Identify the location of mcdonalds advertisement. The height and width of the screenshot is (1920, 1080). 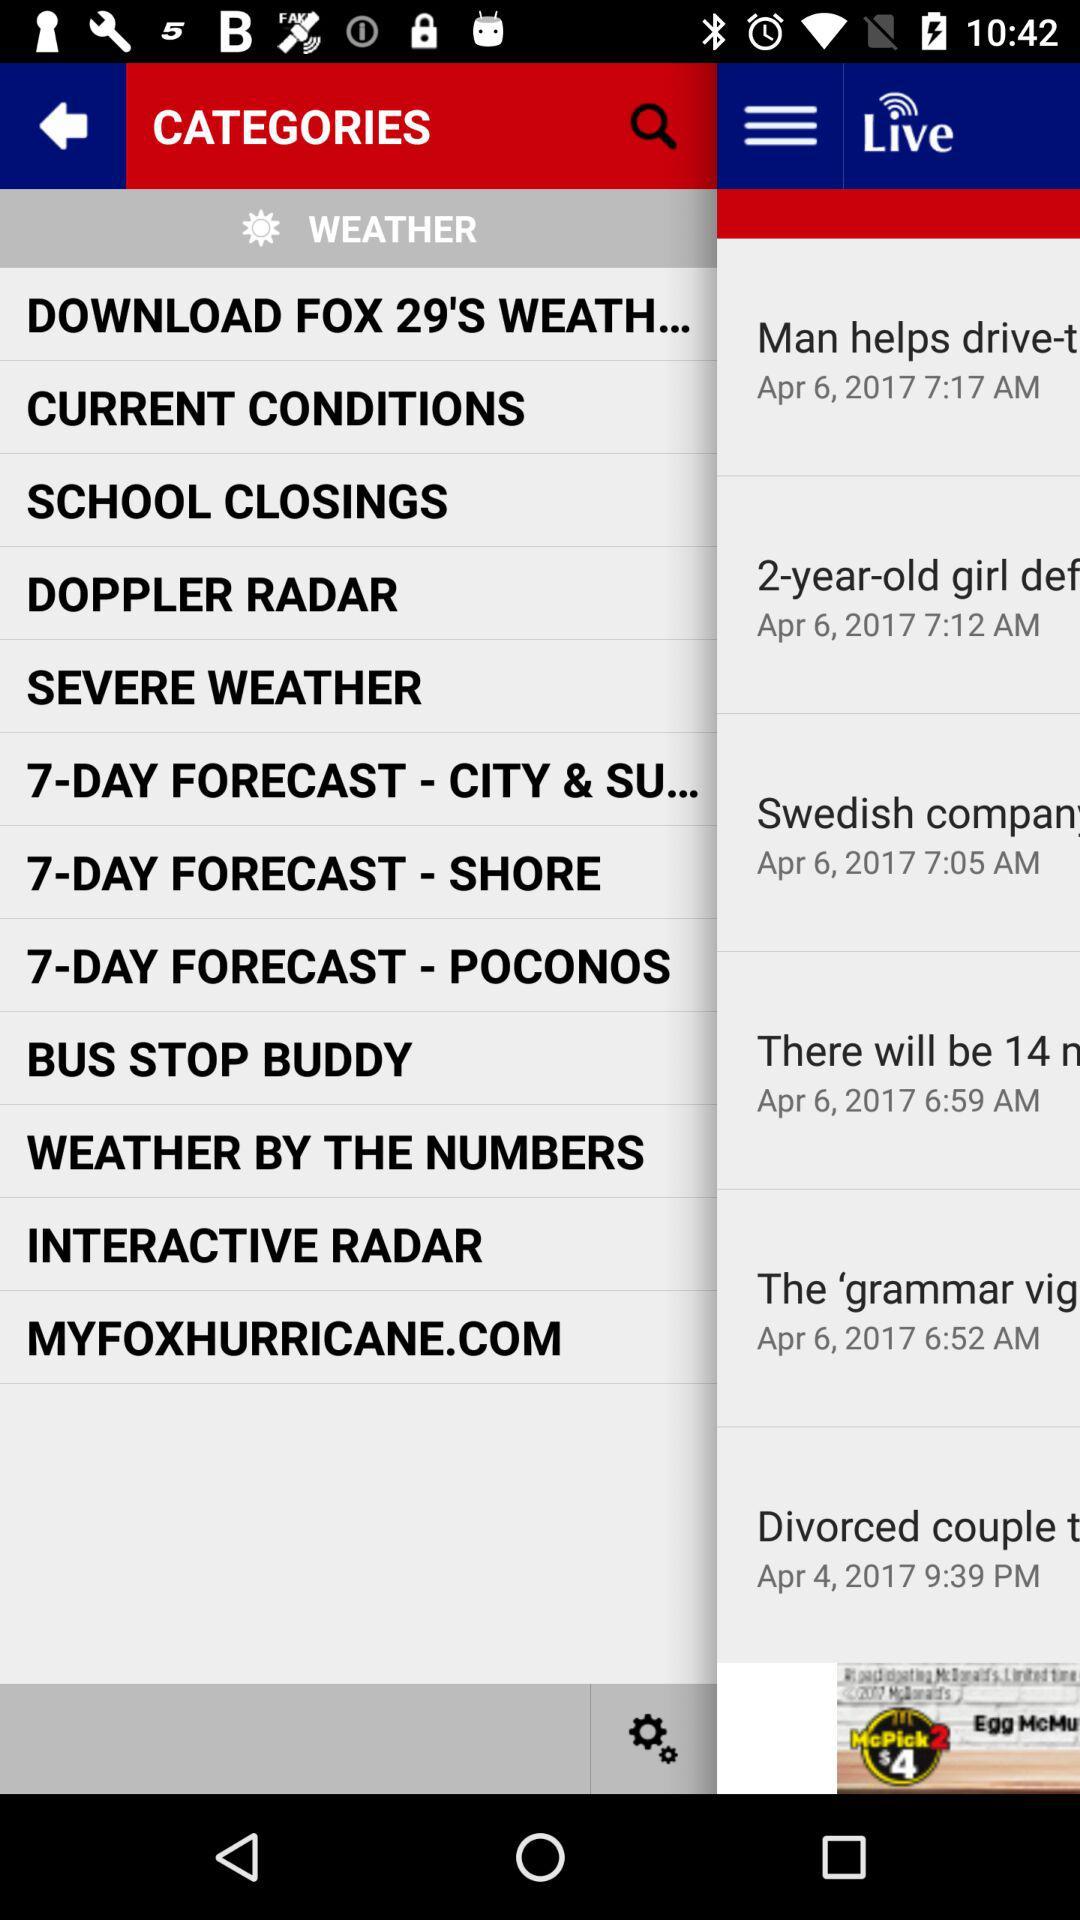
(957, 1727).